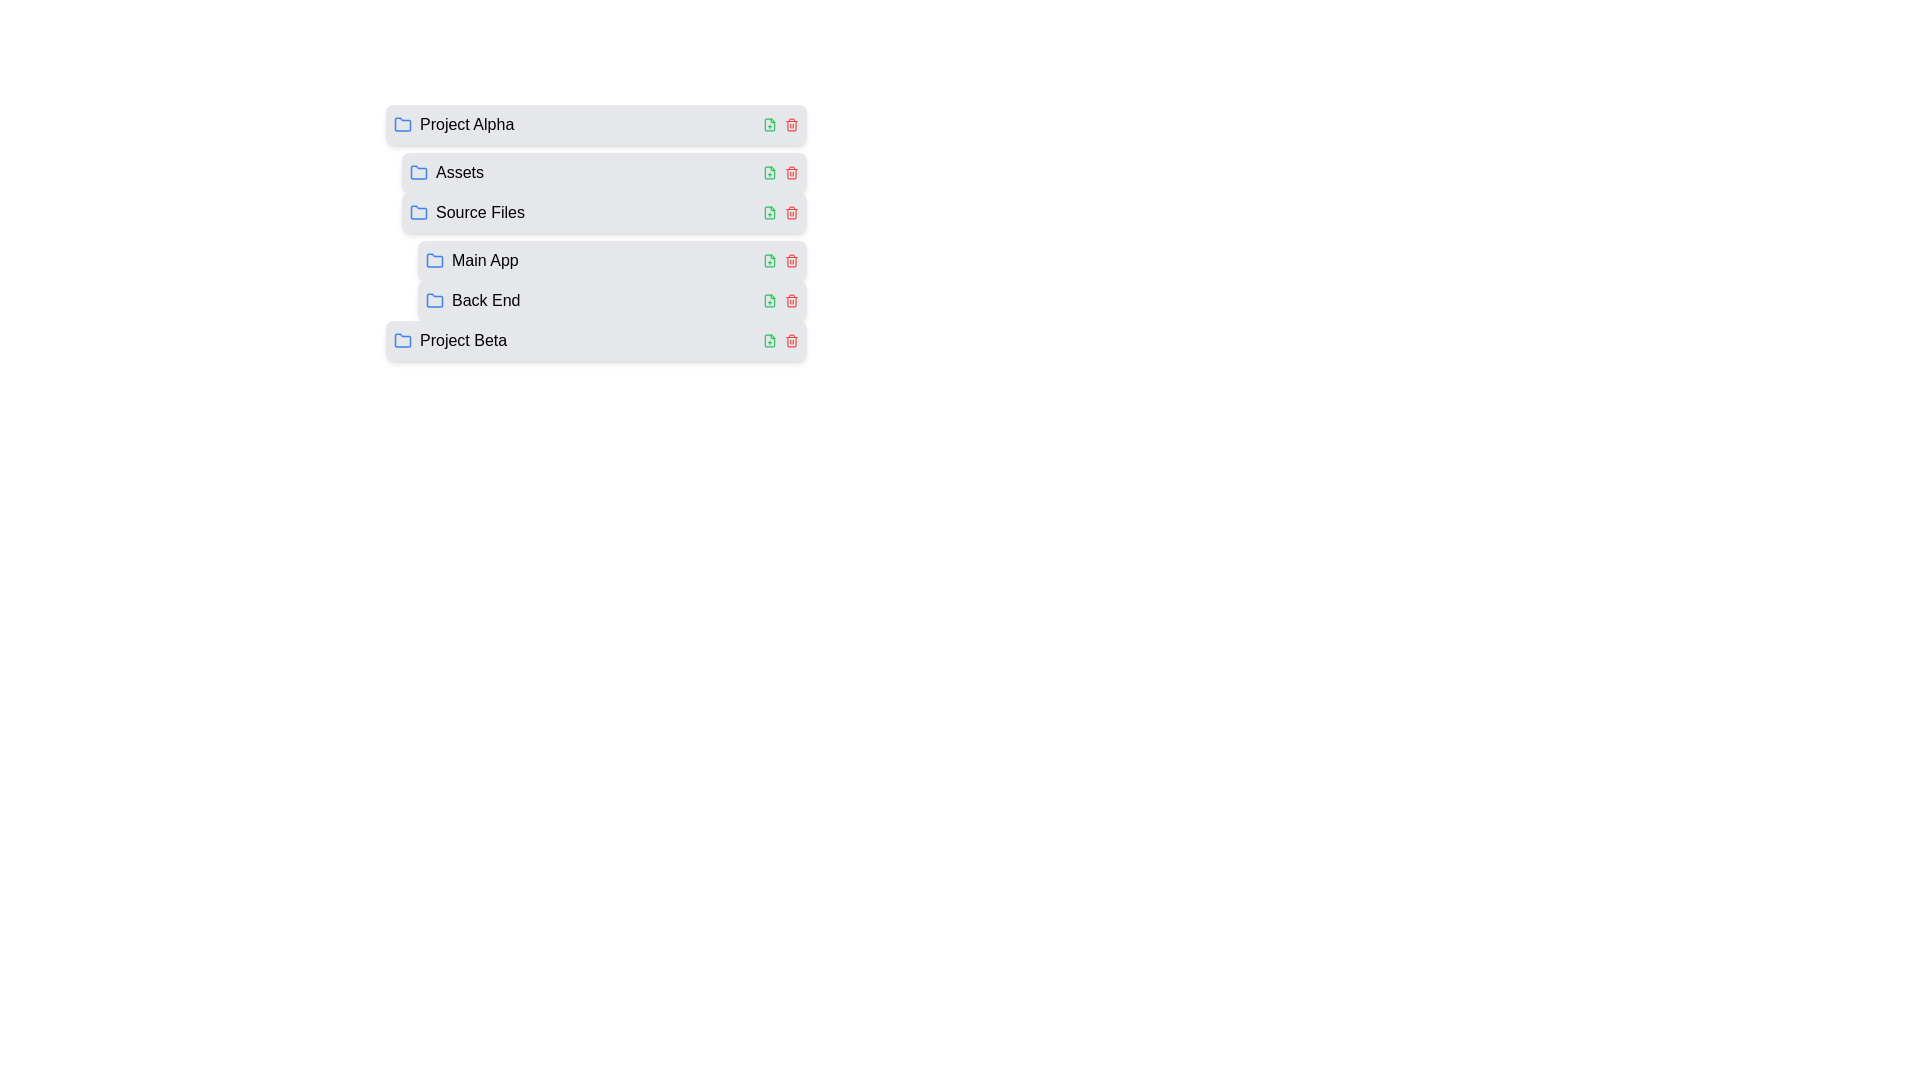  Describe the element at coordinates (791, 172) in the screenshot. I see `the red trash bin icon, which is the rightmost icon in the row for 'Assets'` at that location.